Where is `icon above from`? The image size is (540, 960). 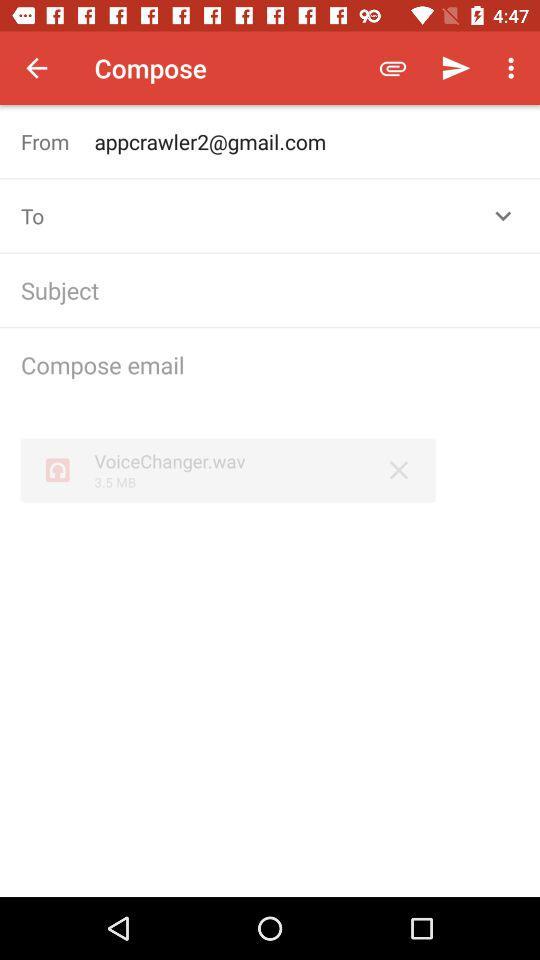 icon above from is located at coordinates (36, 68).